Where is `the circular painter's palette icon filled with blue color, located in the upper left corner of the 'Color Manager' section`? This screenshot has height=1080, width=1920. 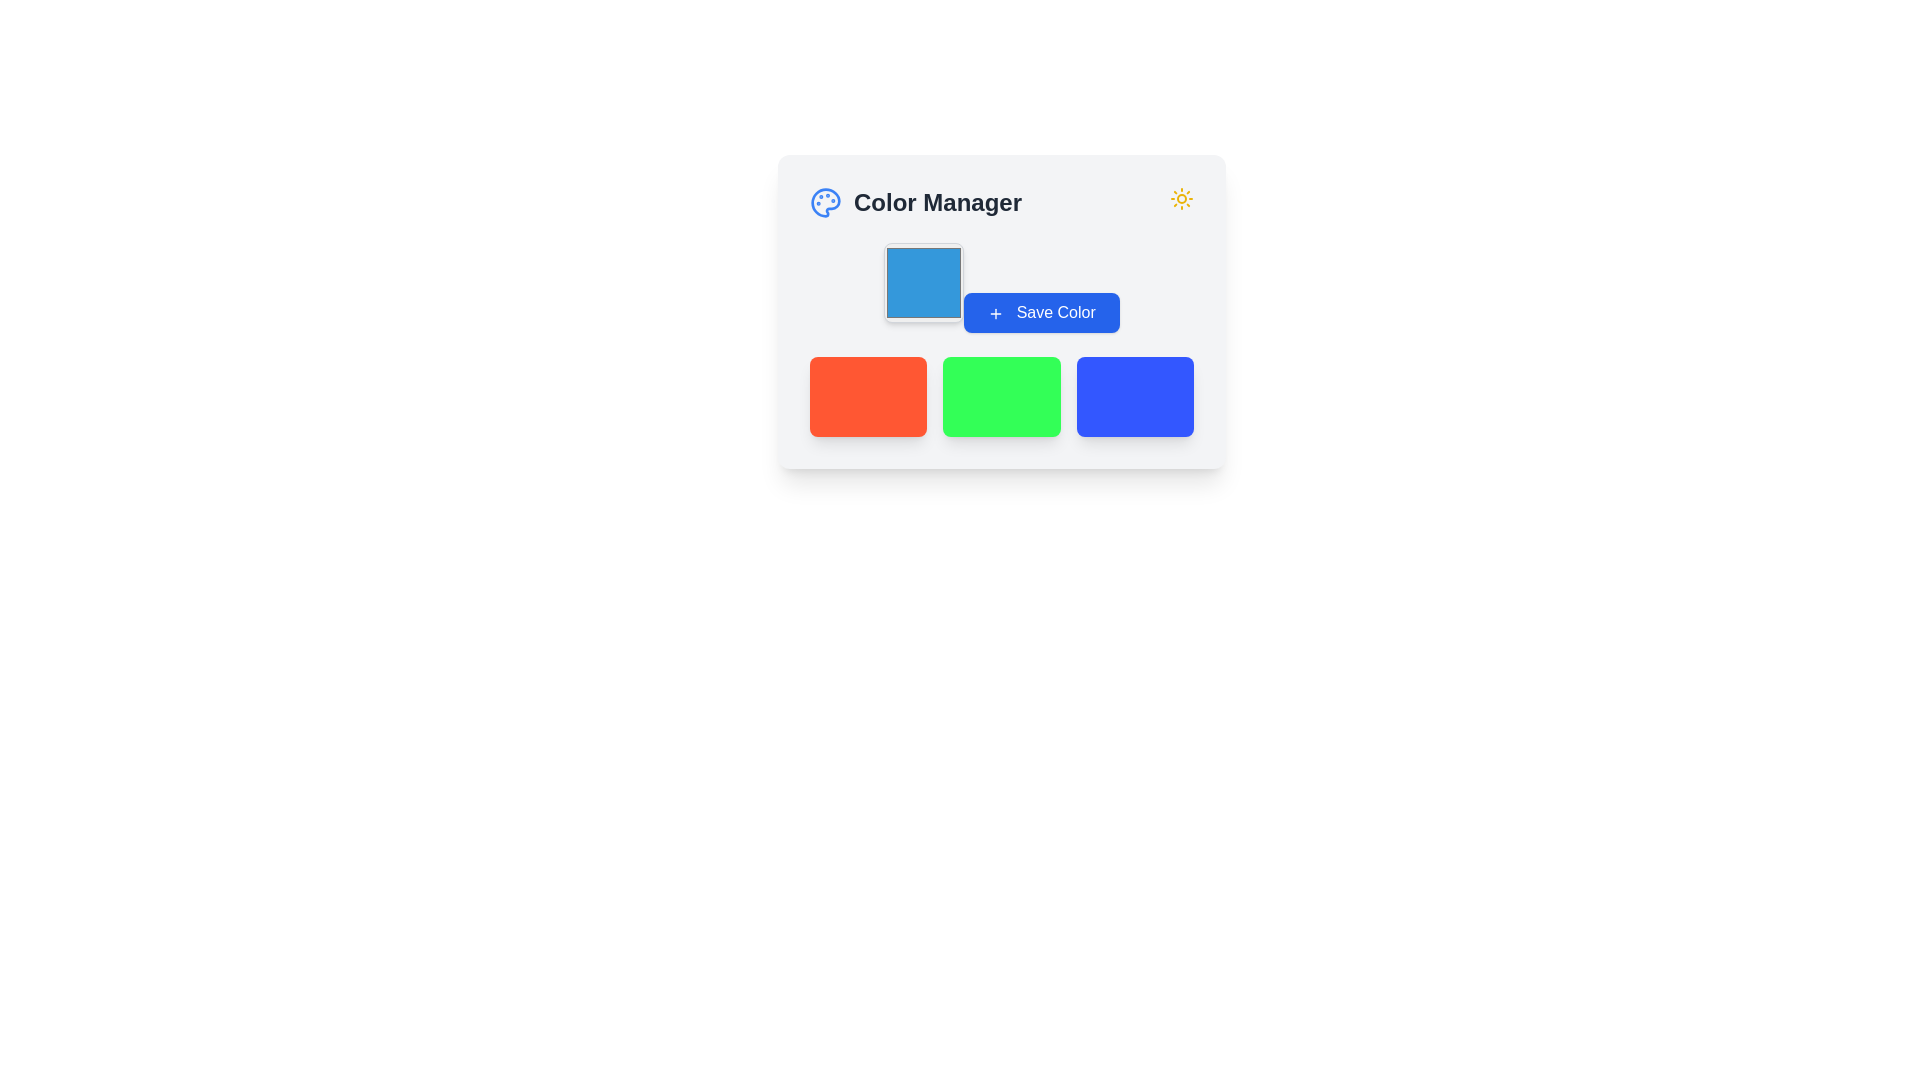
the circular painter's palette icon filled with blue color, located in the upper left corner of the 'Color Manager' section is located at coordinates (825, 203).